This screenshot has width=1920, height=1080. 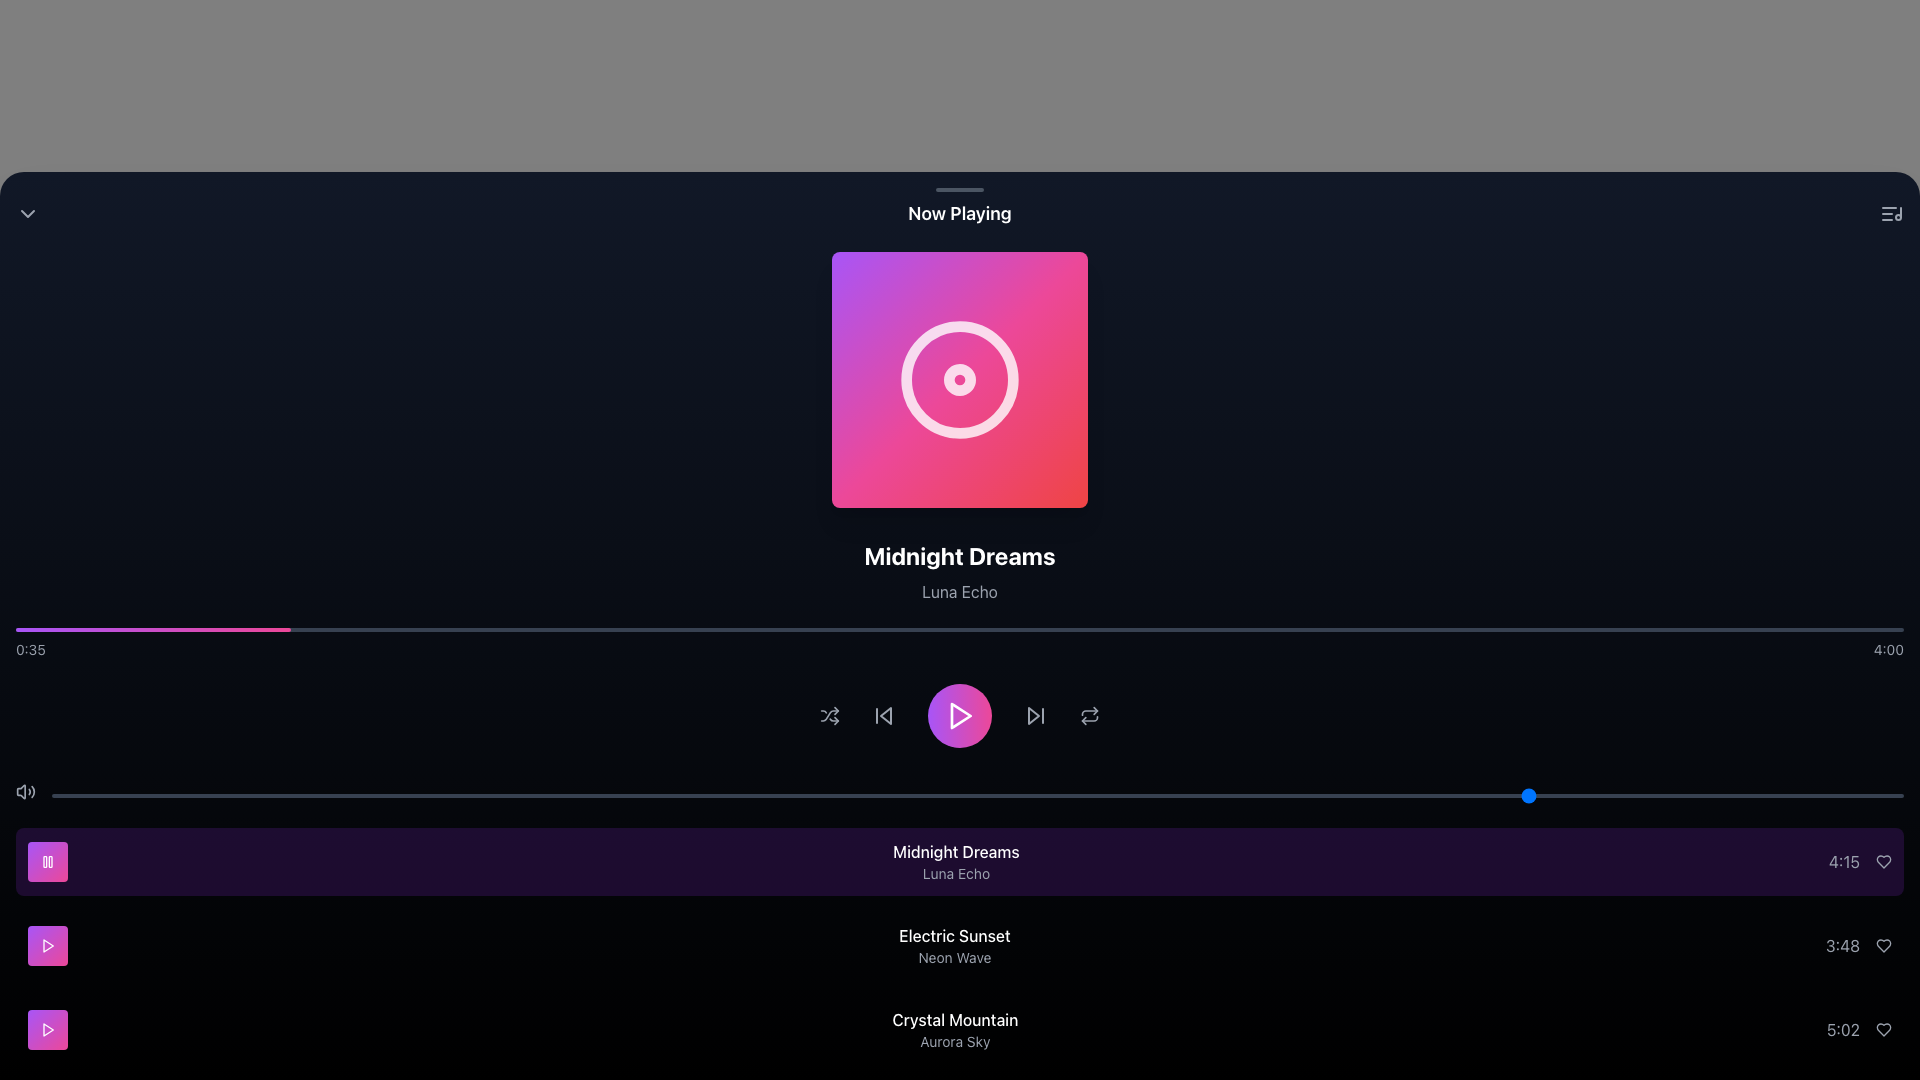 What do you see at coordinates (15, 628) in the screenshot?
I see `the progress of the media` at bounding box center [15, 628].